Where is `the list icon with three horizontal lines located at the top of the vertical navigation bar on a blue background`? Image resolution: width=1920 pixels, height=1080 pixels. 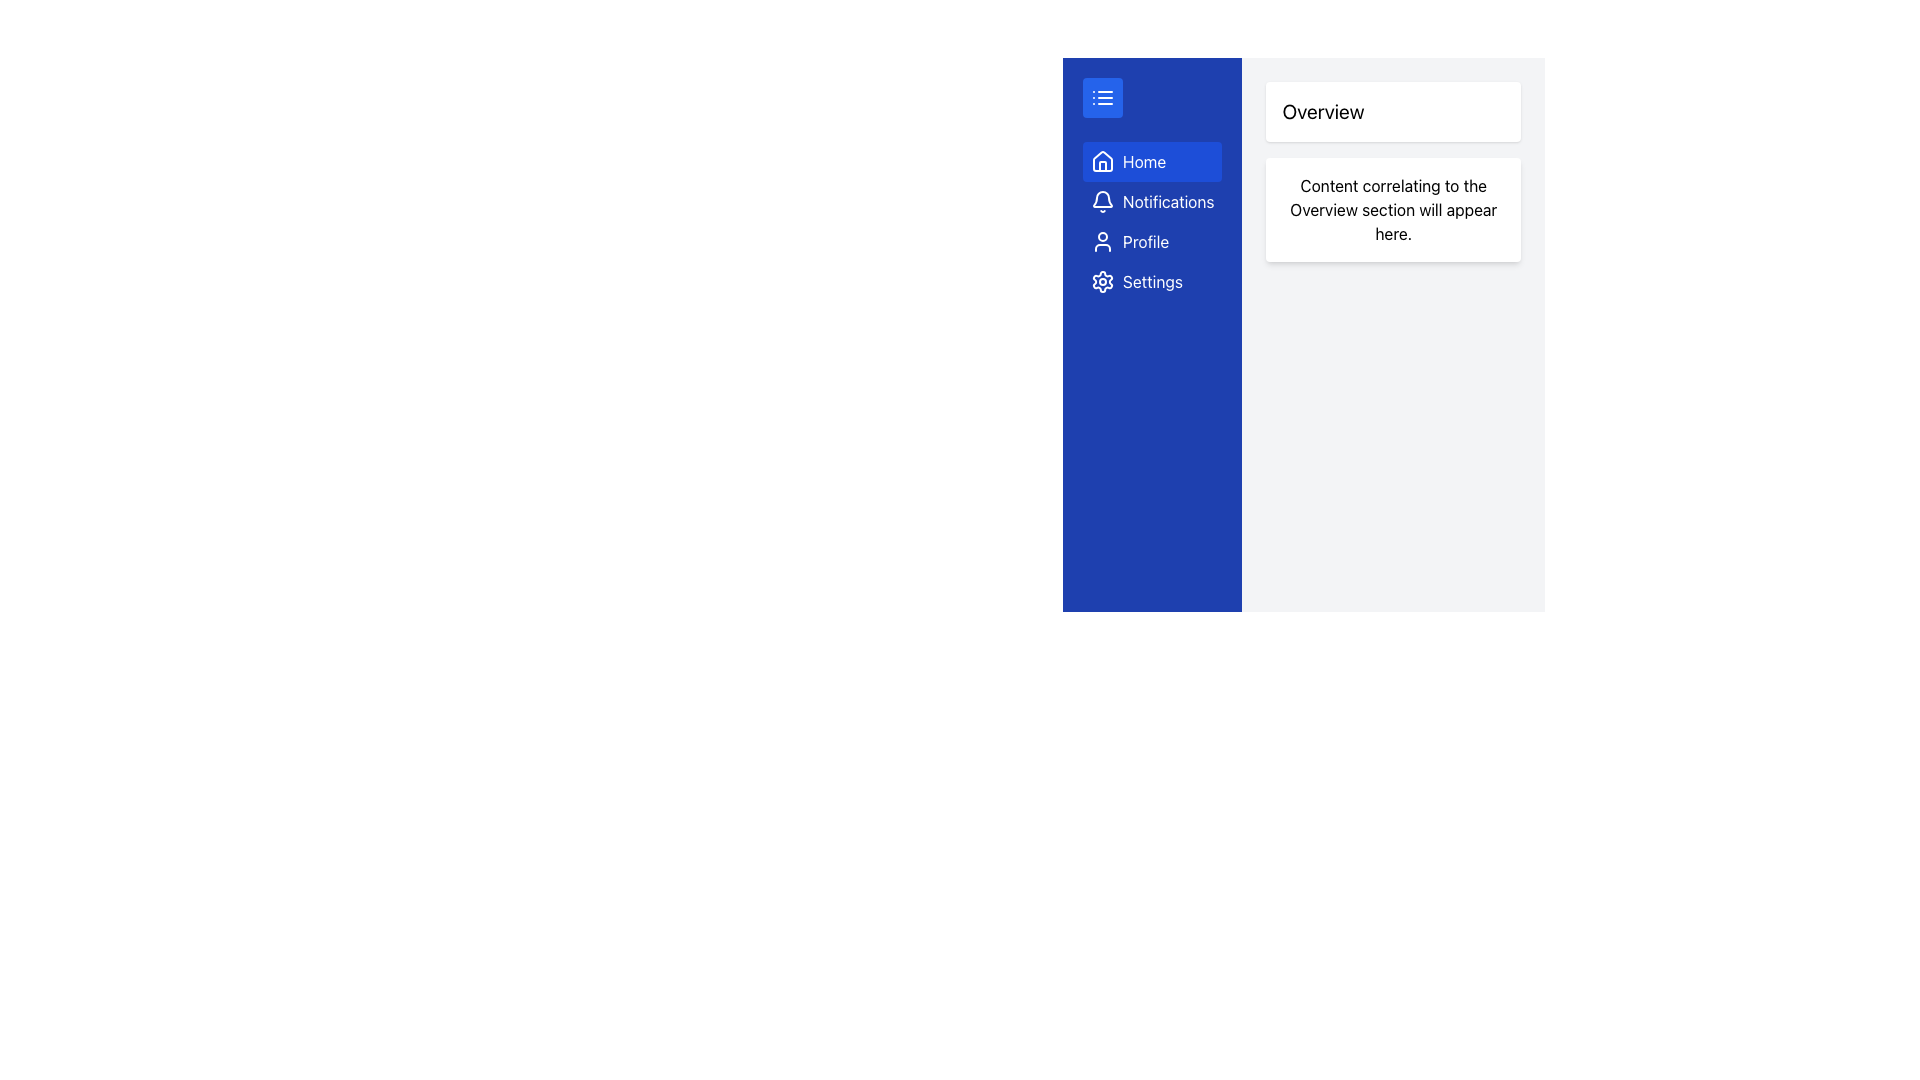
the list icon with three horizontal lines located at the top of the vertical navigation bar on a blue background is located at coordinates (1102, 97).